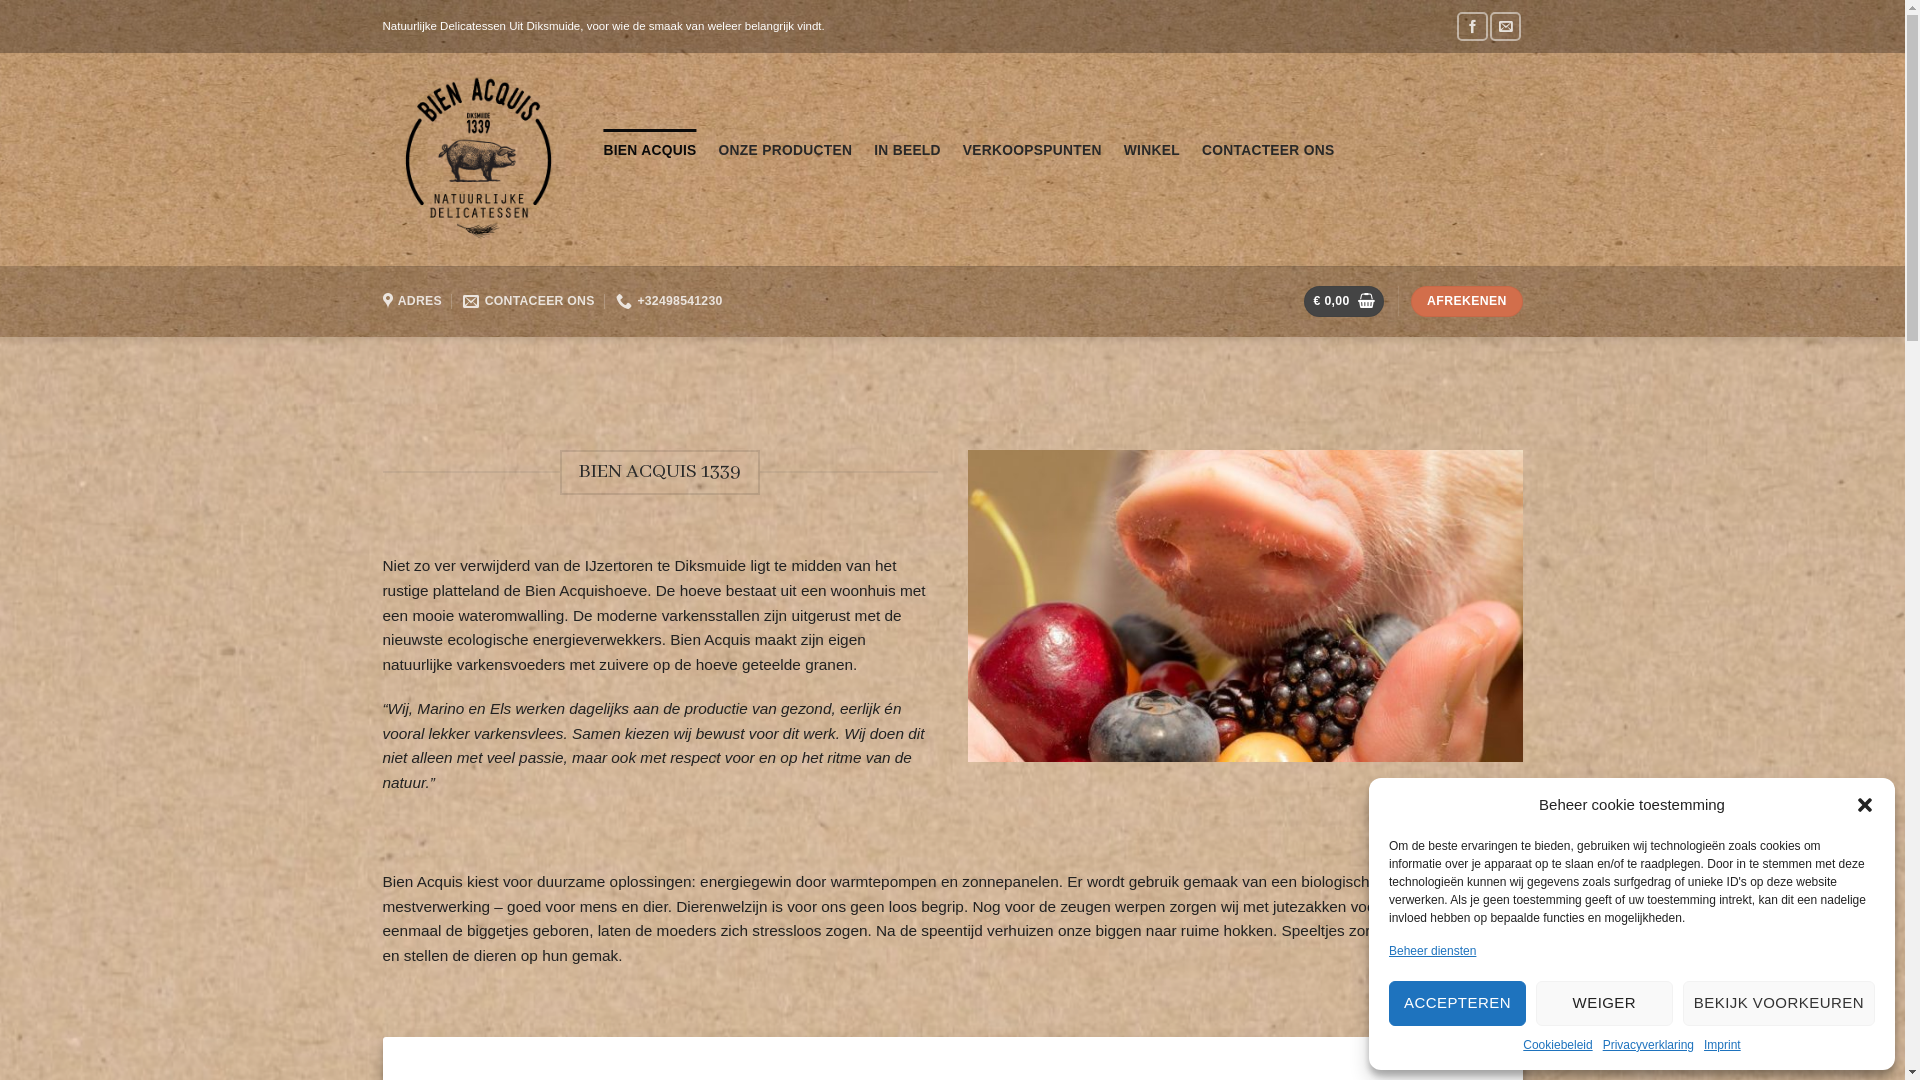 This screenshot has height=1080, width=1920. I want to click on 'Imprint', so click(1703, 1044).